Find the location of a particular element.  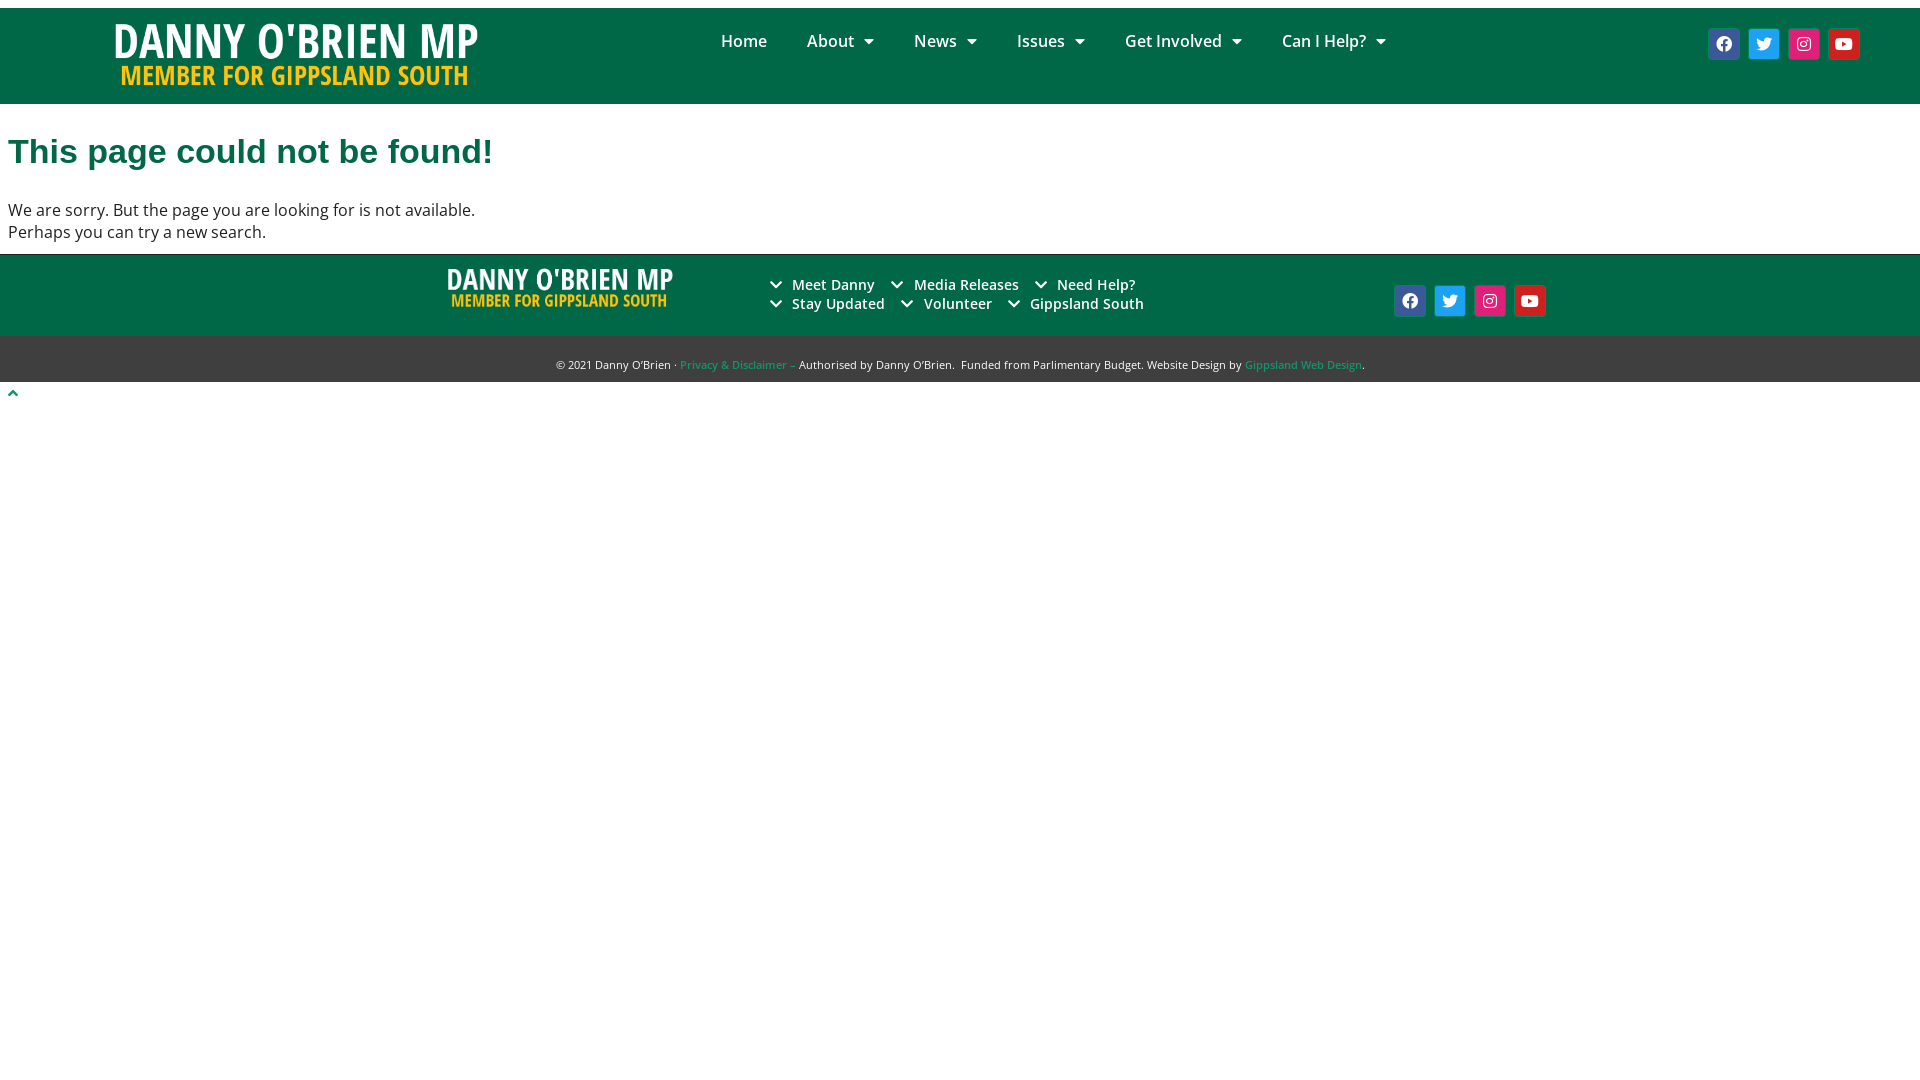

'Meet Danny' is located at coordinates (822, 284).